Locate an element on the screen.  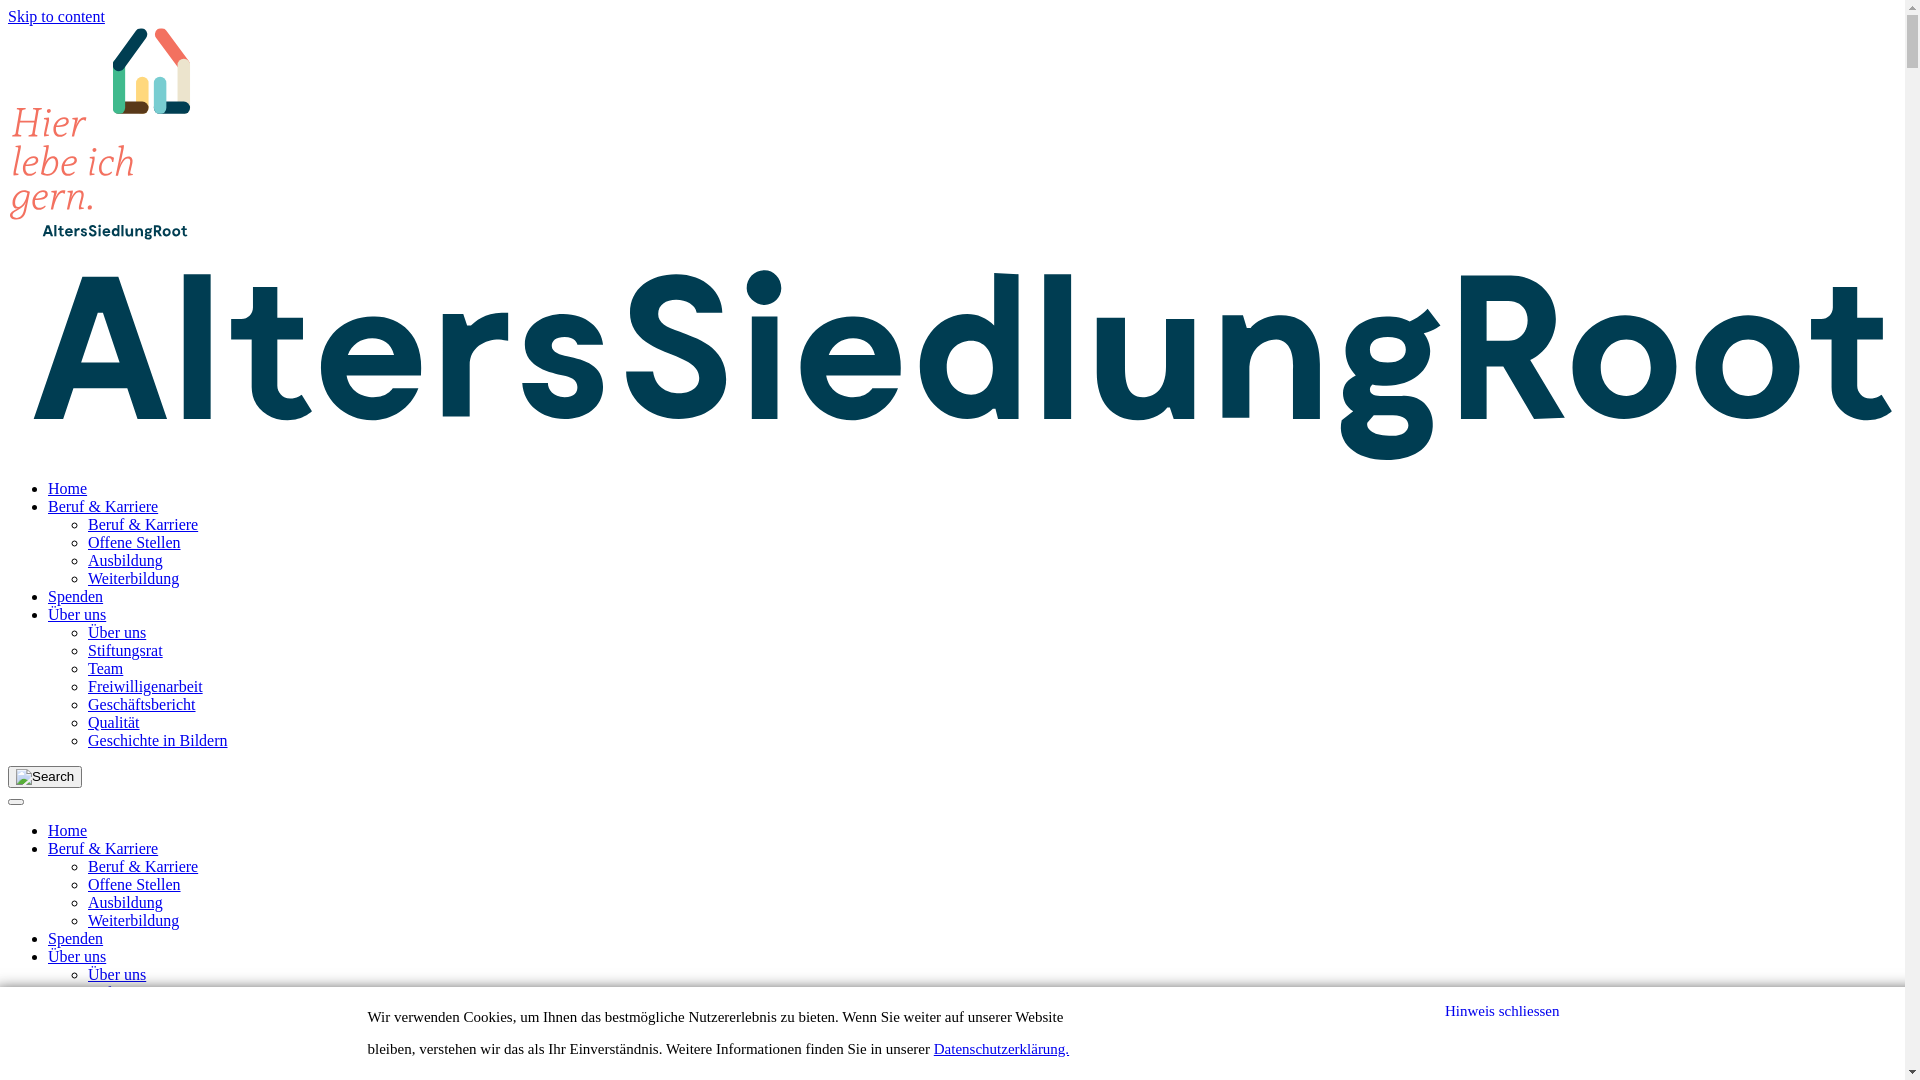
'Home' is located at coordinates (67, 830).